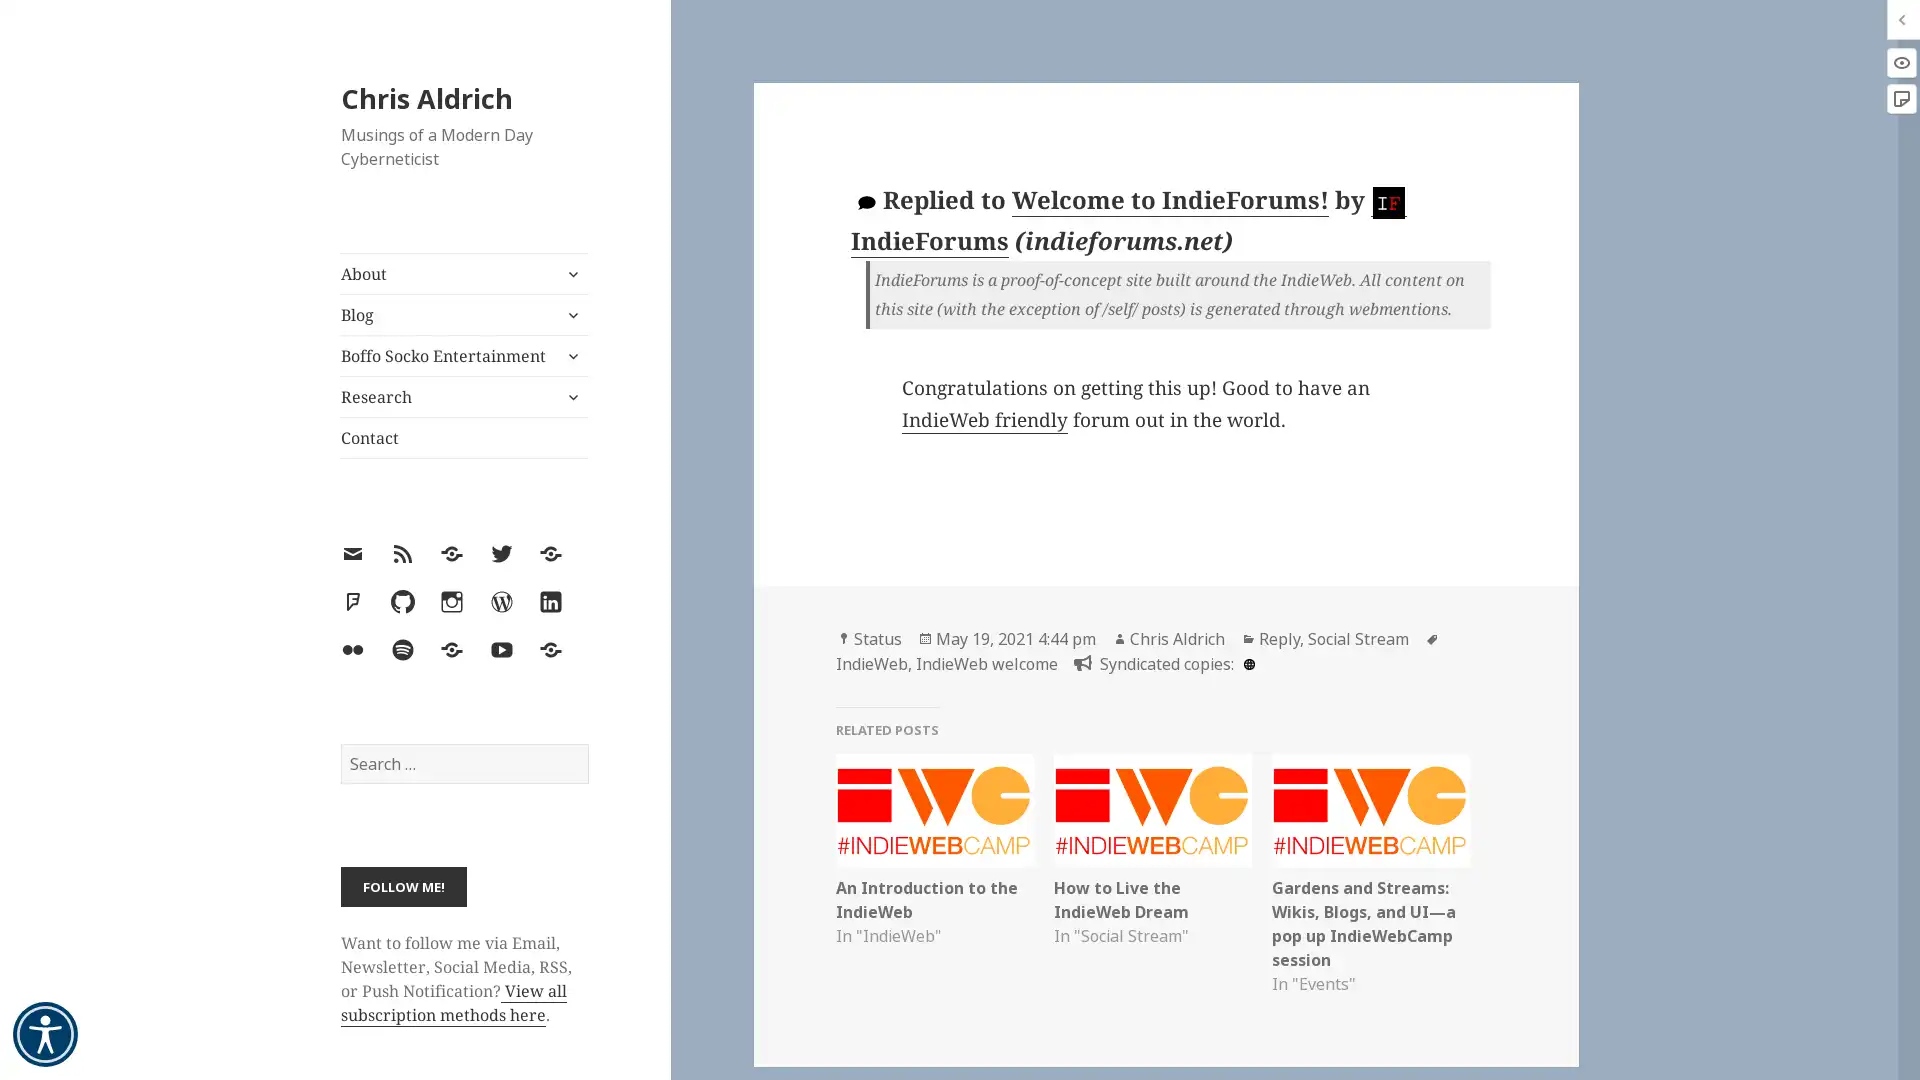 This screenshot has width=1920, height=1080. I want to click on expand child menu, so click(570, 315).